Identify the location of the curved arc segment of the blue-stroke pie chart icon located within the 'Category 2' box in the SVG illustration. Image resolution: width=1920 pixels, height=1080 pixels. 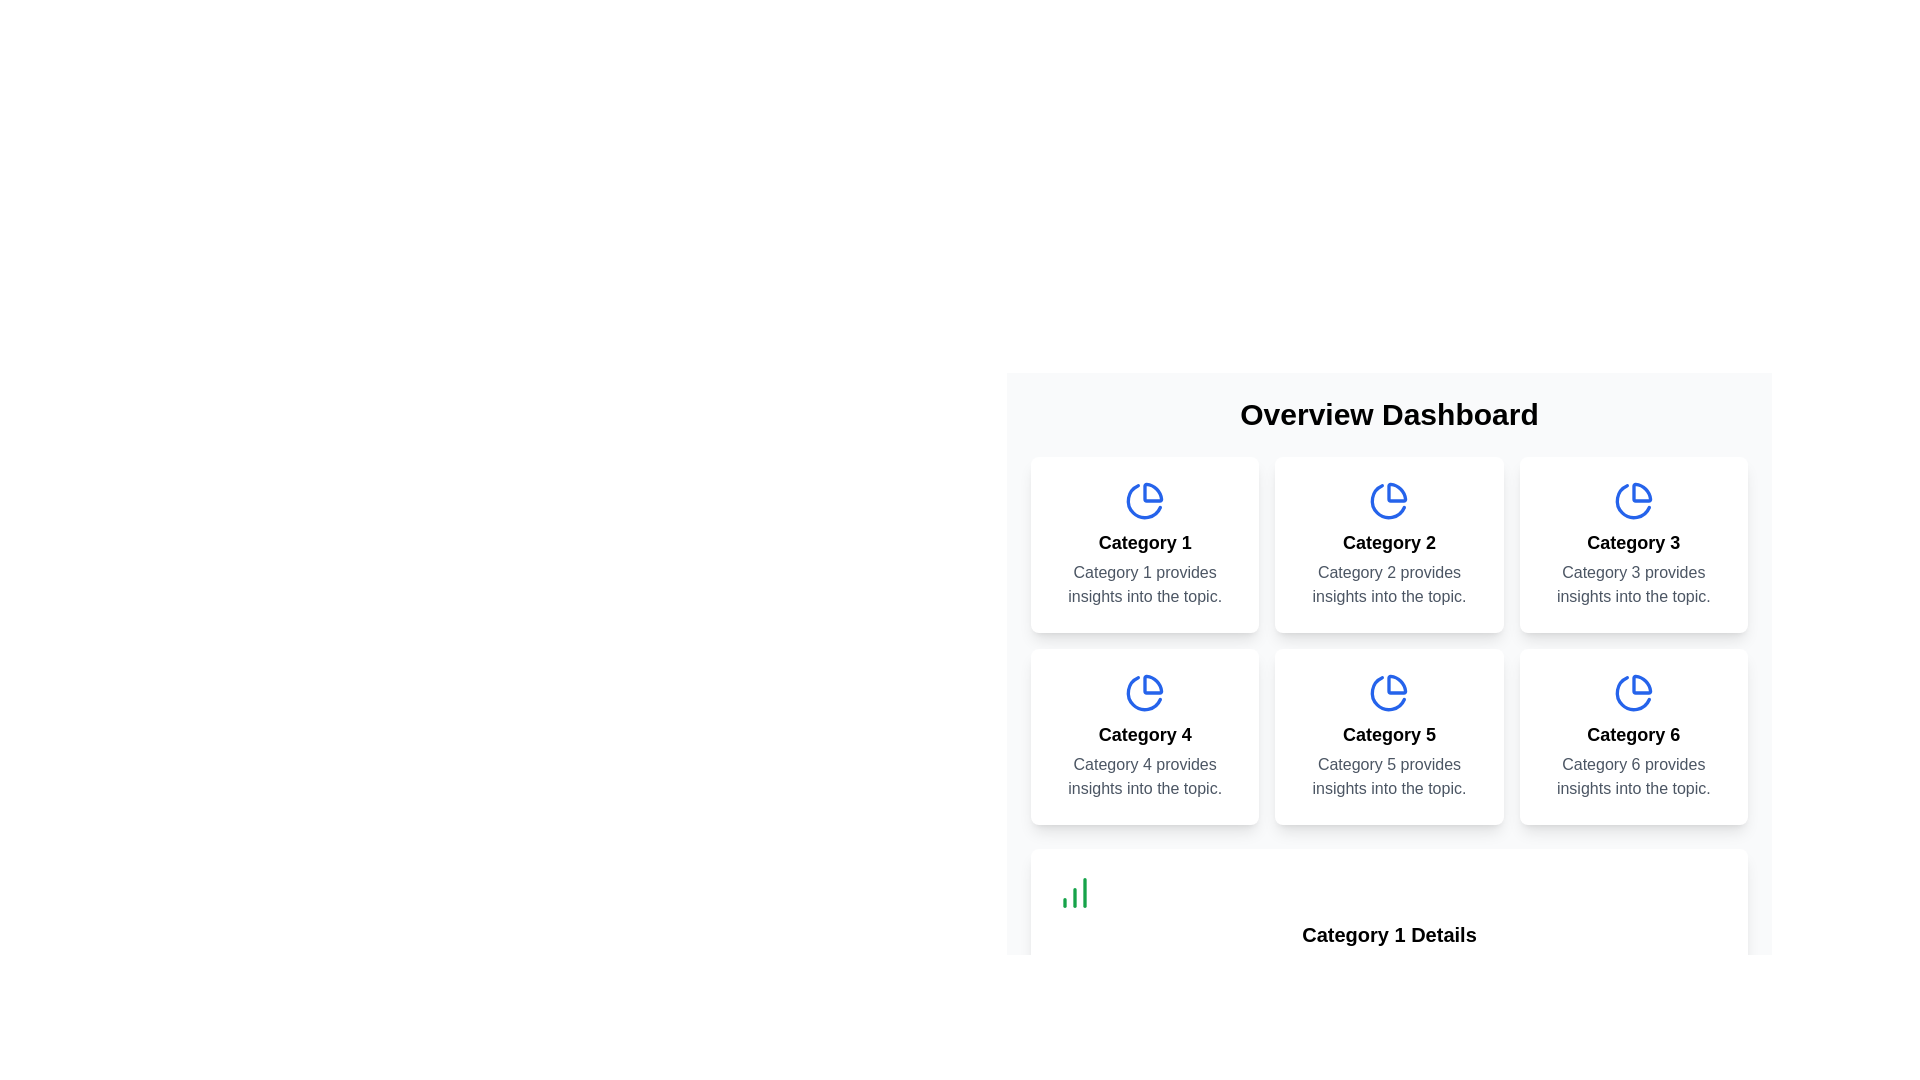
(1387, 500).